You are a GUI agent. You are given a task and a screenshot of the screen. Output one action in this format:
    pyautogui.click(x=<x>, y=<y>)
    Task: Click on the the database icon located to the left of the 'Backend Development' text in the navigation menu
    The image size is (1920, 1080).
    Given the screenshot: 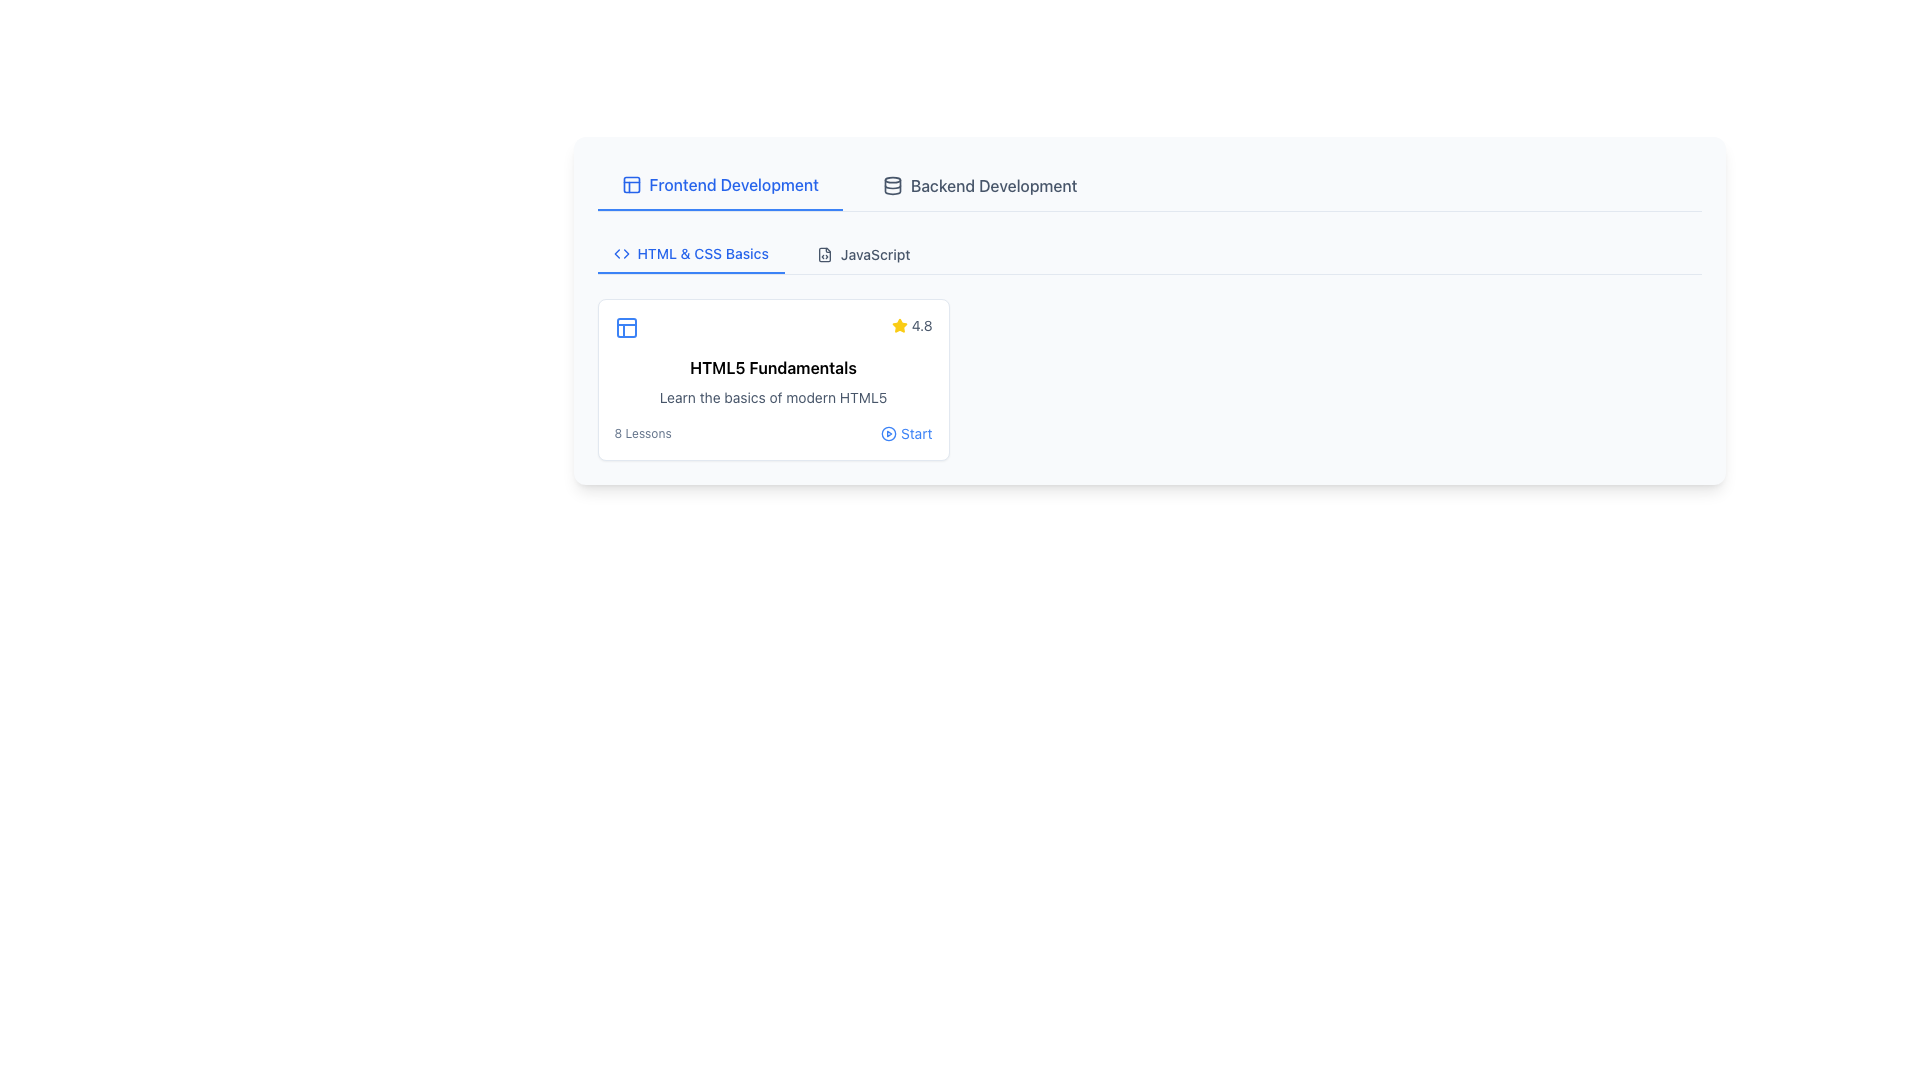 What is the action you would take?
    pyautogui.click(x=891, y=185)
    